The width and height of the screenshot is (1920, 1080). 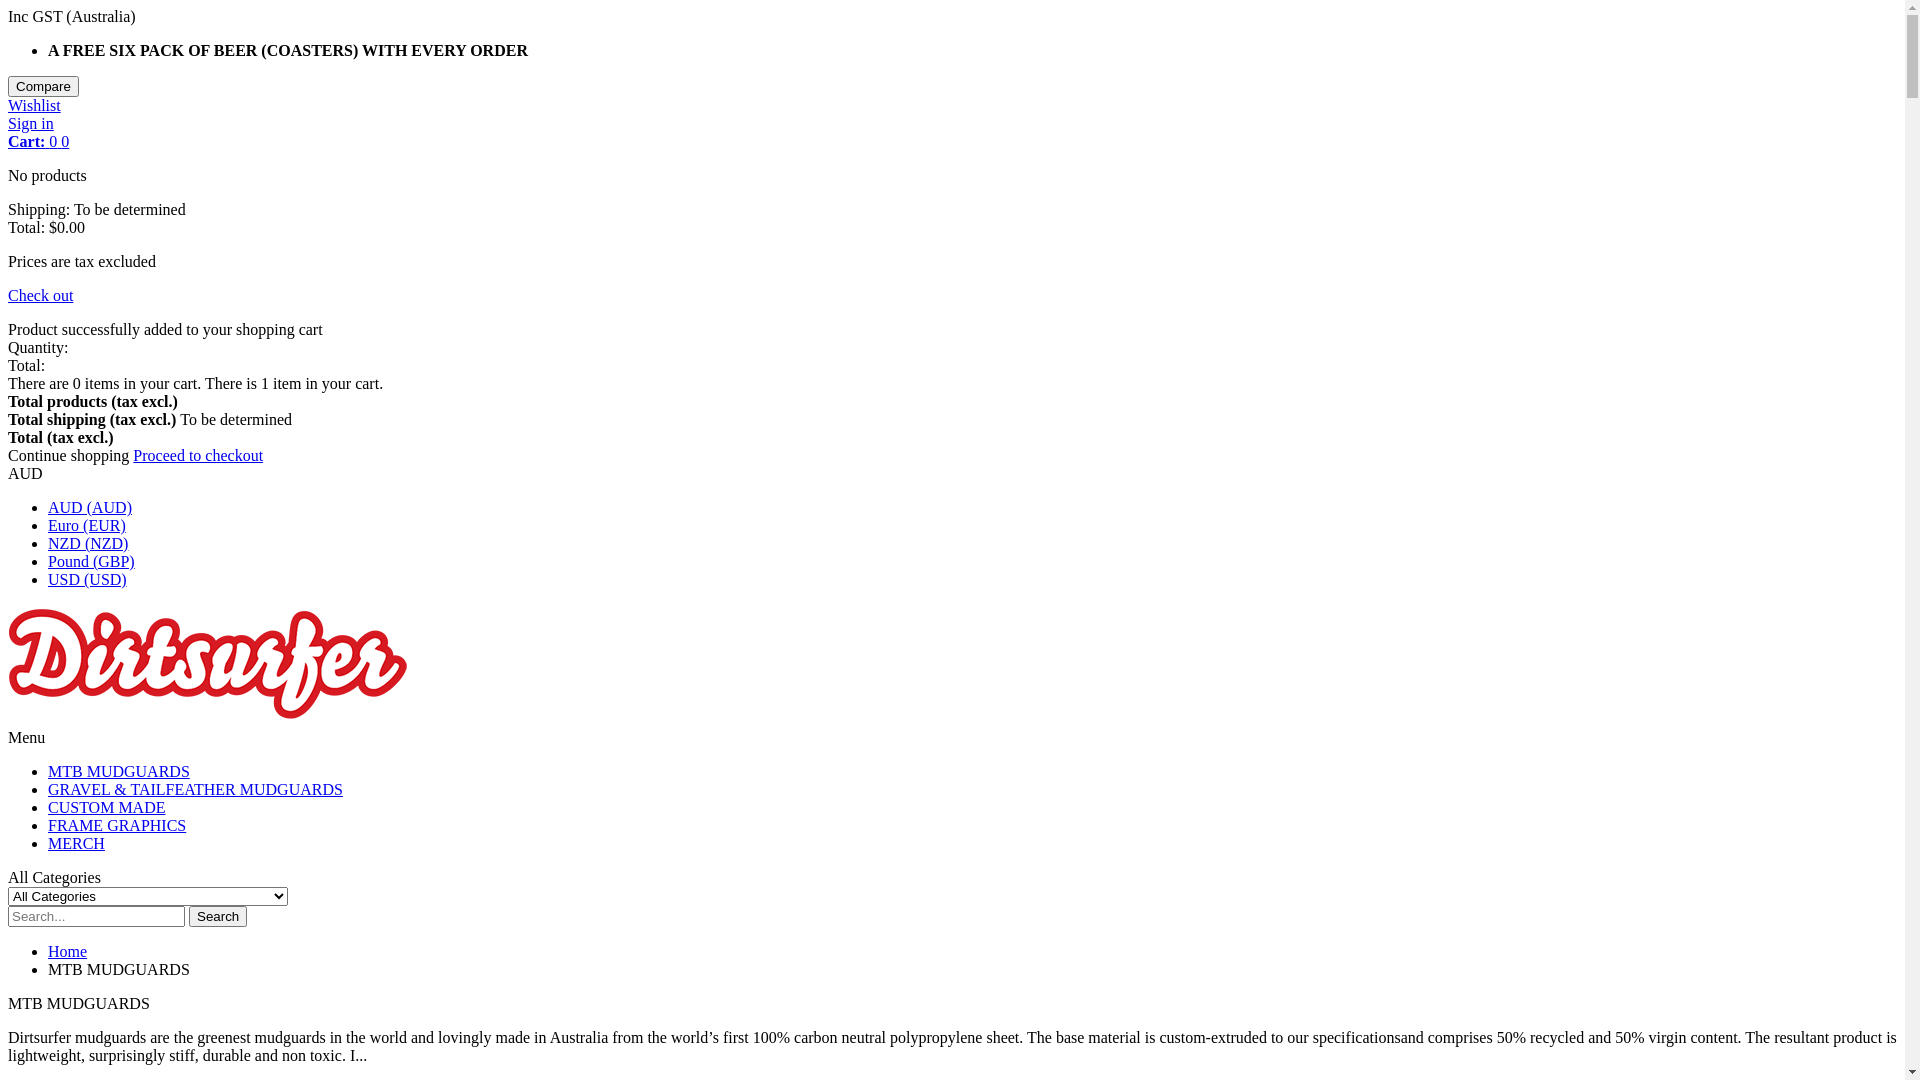 What do you see at coordinates (38, 140) in the screenshot?
I see `'Cart: 0 0'` at bounding box center [38, 140].